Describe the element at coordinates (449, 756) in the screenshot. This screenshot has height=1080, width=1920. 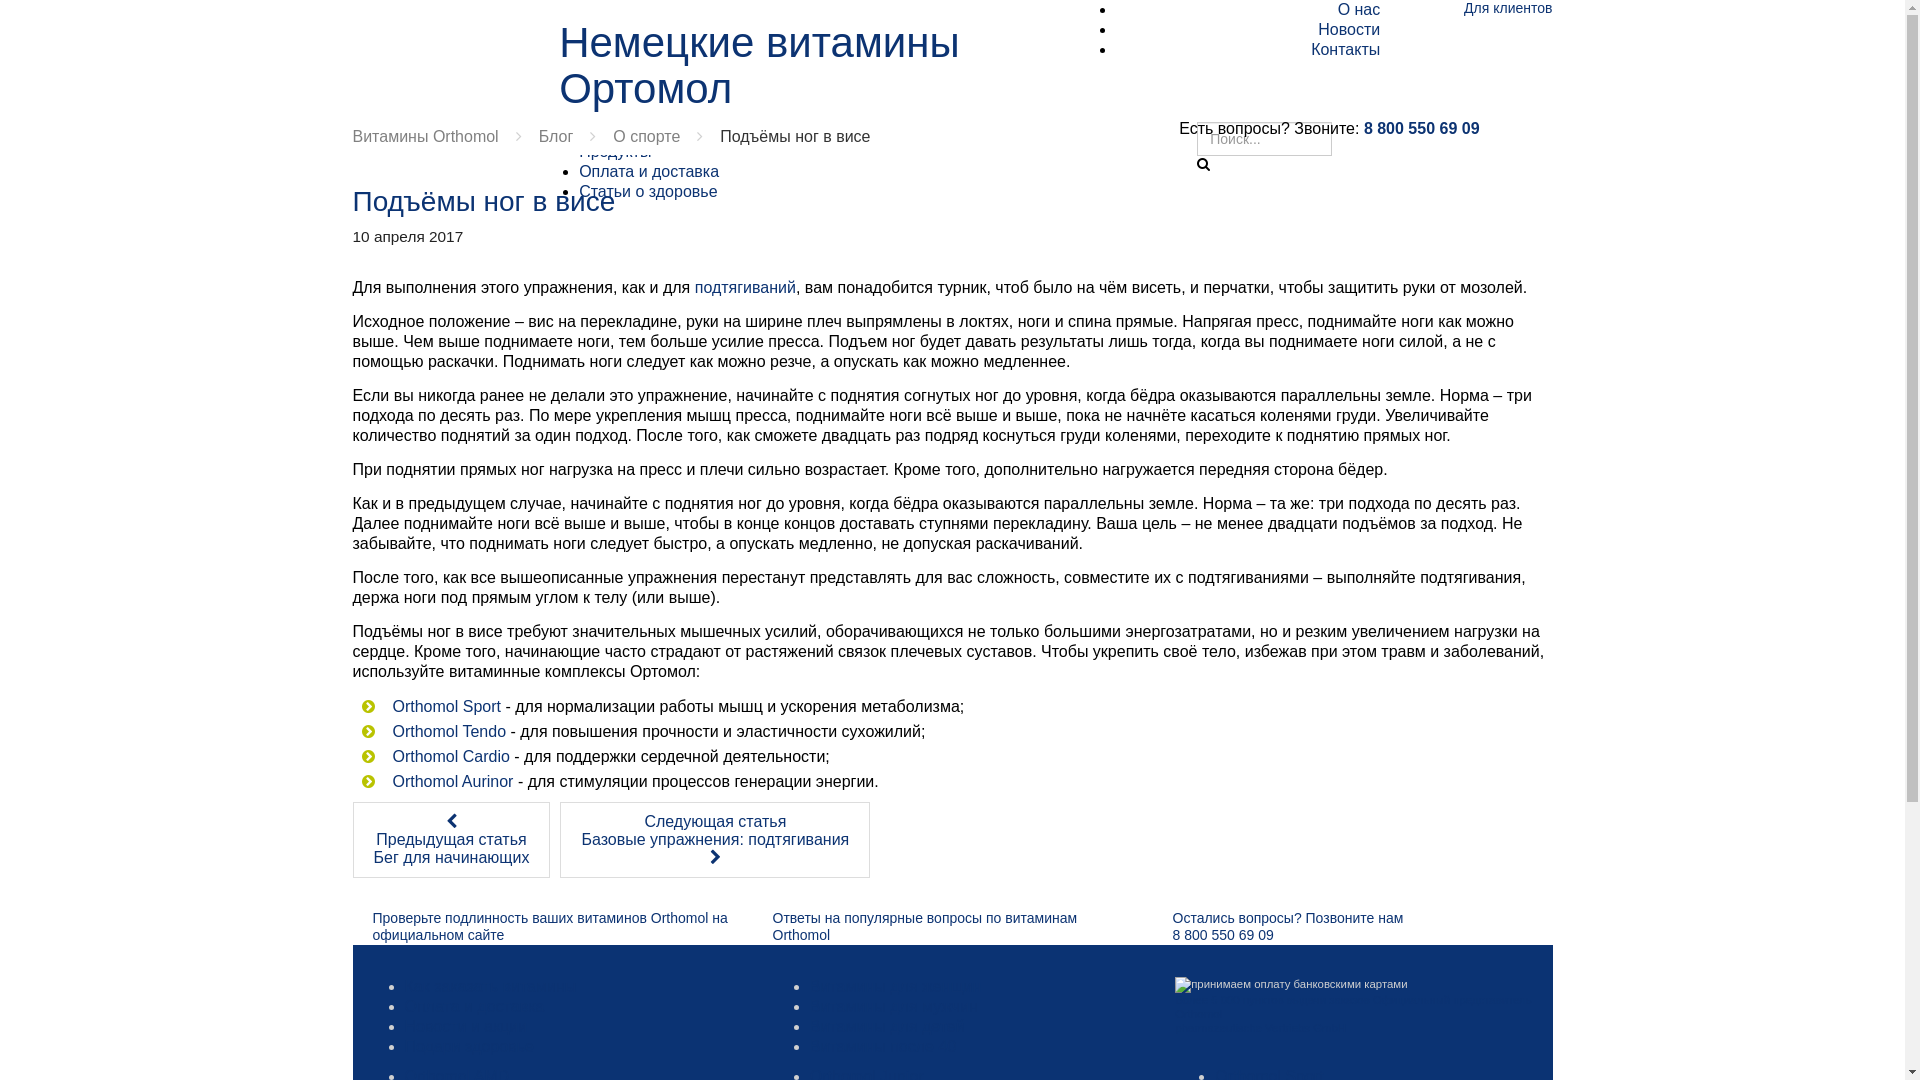
I see `'Orthomol Cardio'` at that location.